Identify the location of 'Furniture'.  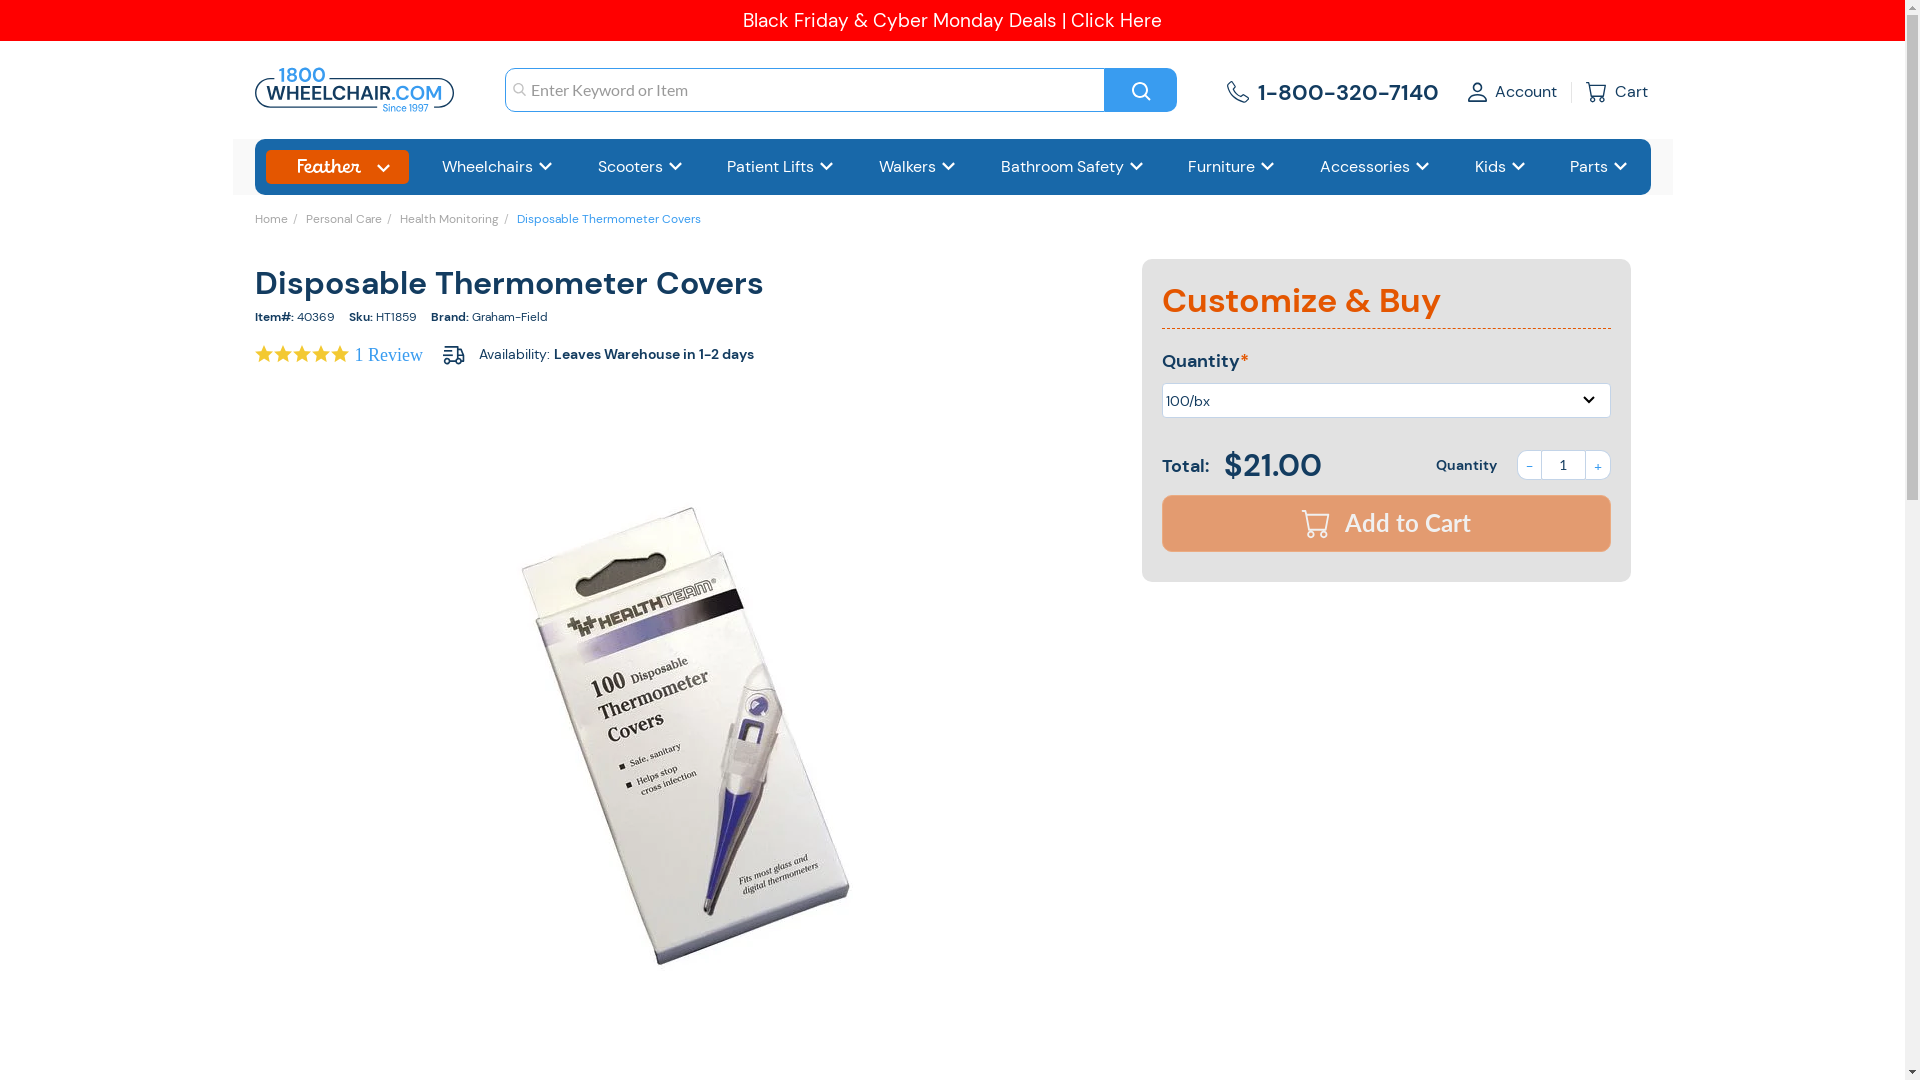
(1177, 166).